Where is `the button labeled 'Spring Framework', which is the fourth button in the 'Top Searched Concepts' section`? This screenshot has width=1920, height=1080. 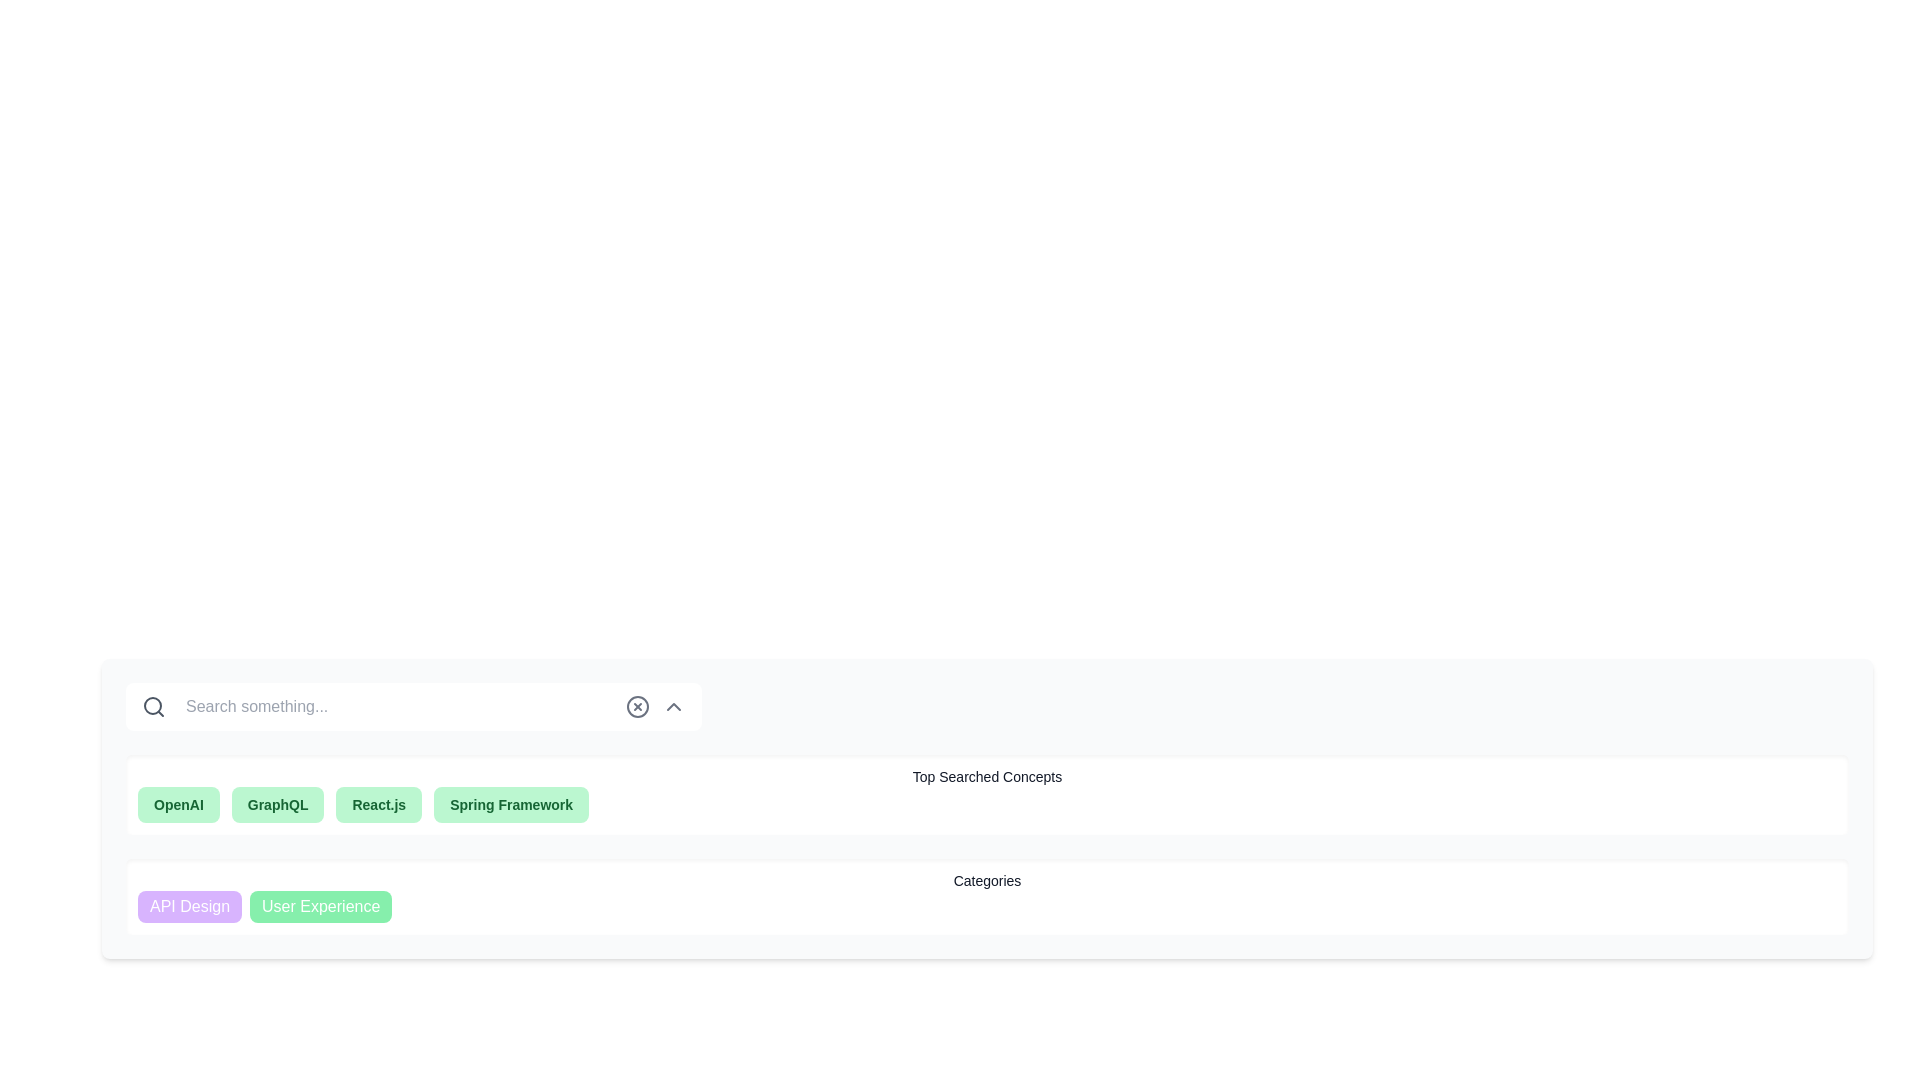
the button labeled 'Spring Framework', which is the fourth button in the 'Top Searched Concepts' section is located at coordinates (511, 804).